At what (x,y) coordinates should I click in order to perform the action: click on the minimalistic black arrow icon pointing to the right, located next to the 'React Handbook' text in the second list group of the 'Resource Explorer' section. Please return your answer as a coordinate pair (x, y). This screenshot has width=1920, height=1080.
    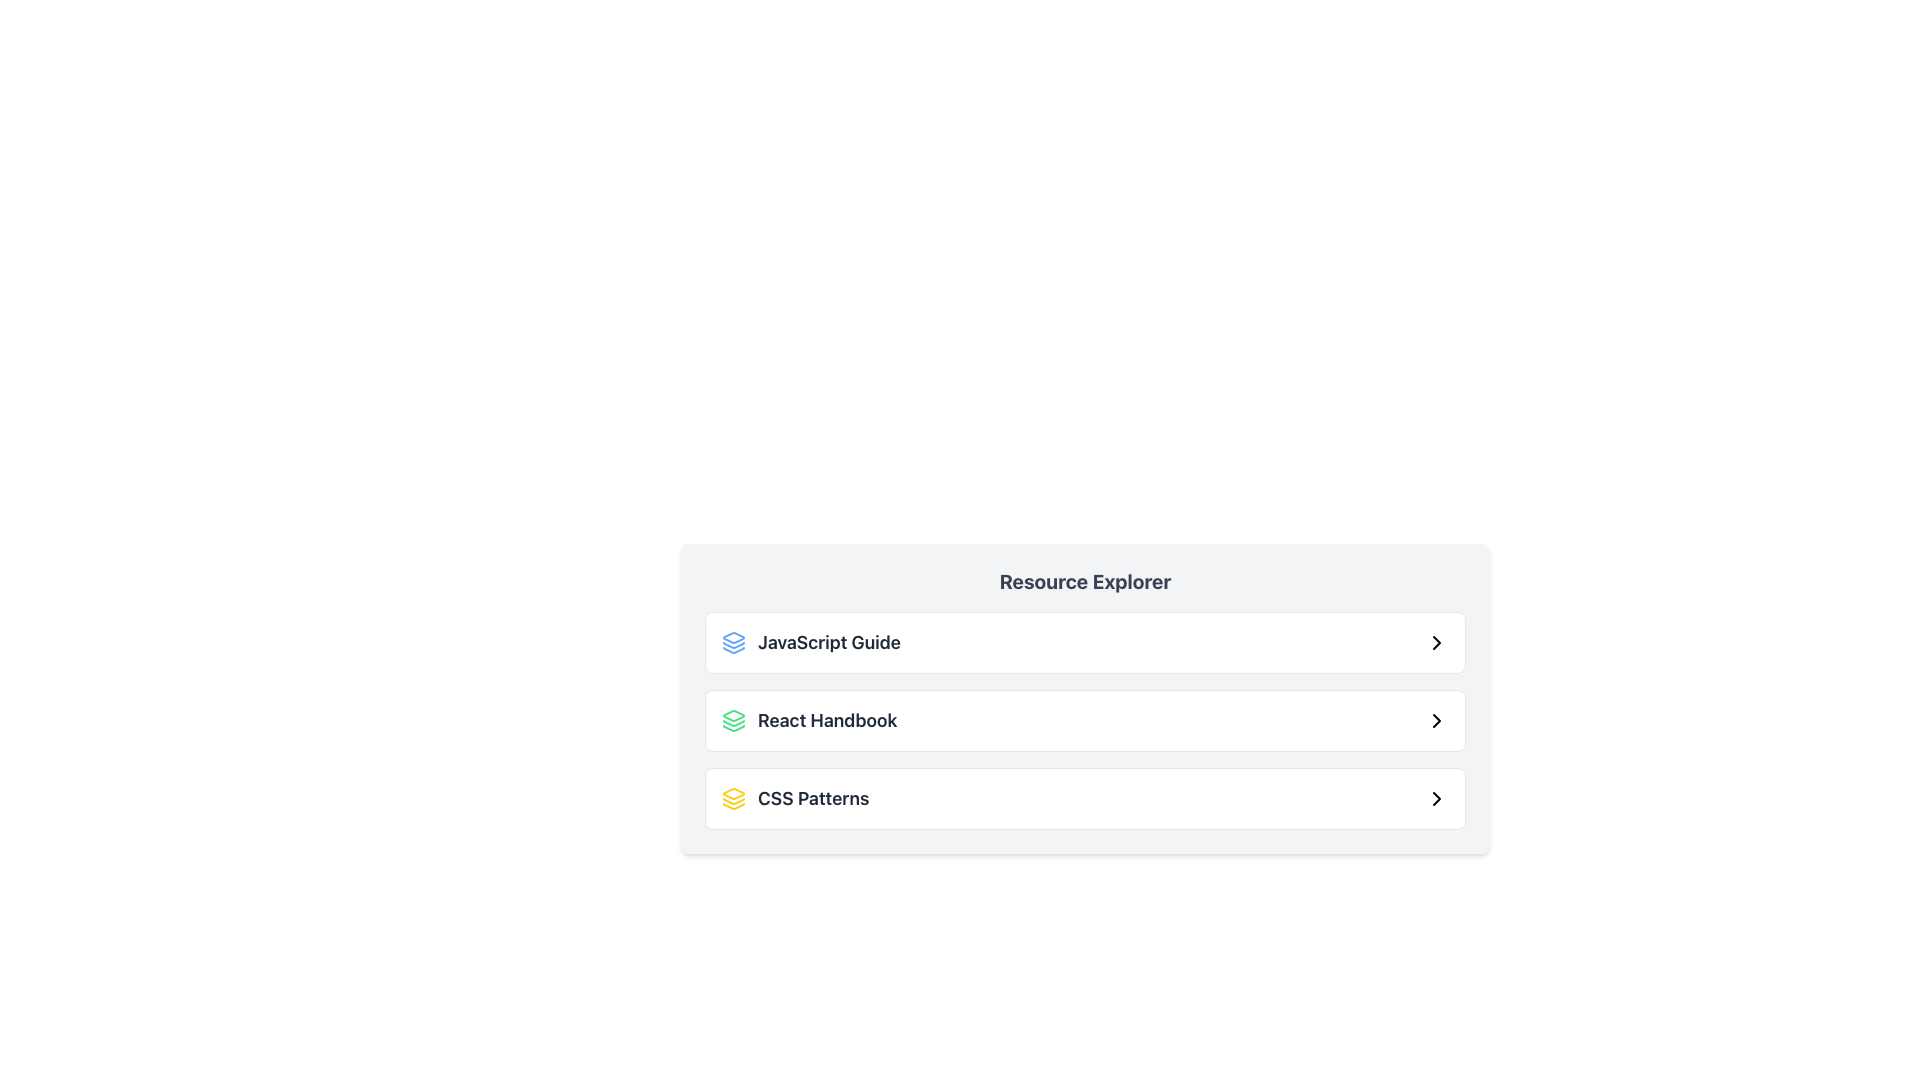
    Looking at the image, I should click on (1435, 721).